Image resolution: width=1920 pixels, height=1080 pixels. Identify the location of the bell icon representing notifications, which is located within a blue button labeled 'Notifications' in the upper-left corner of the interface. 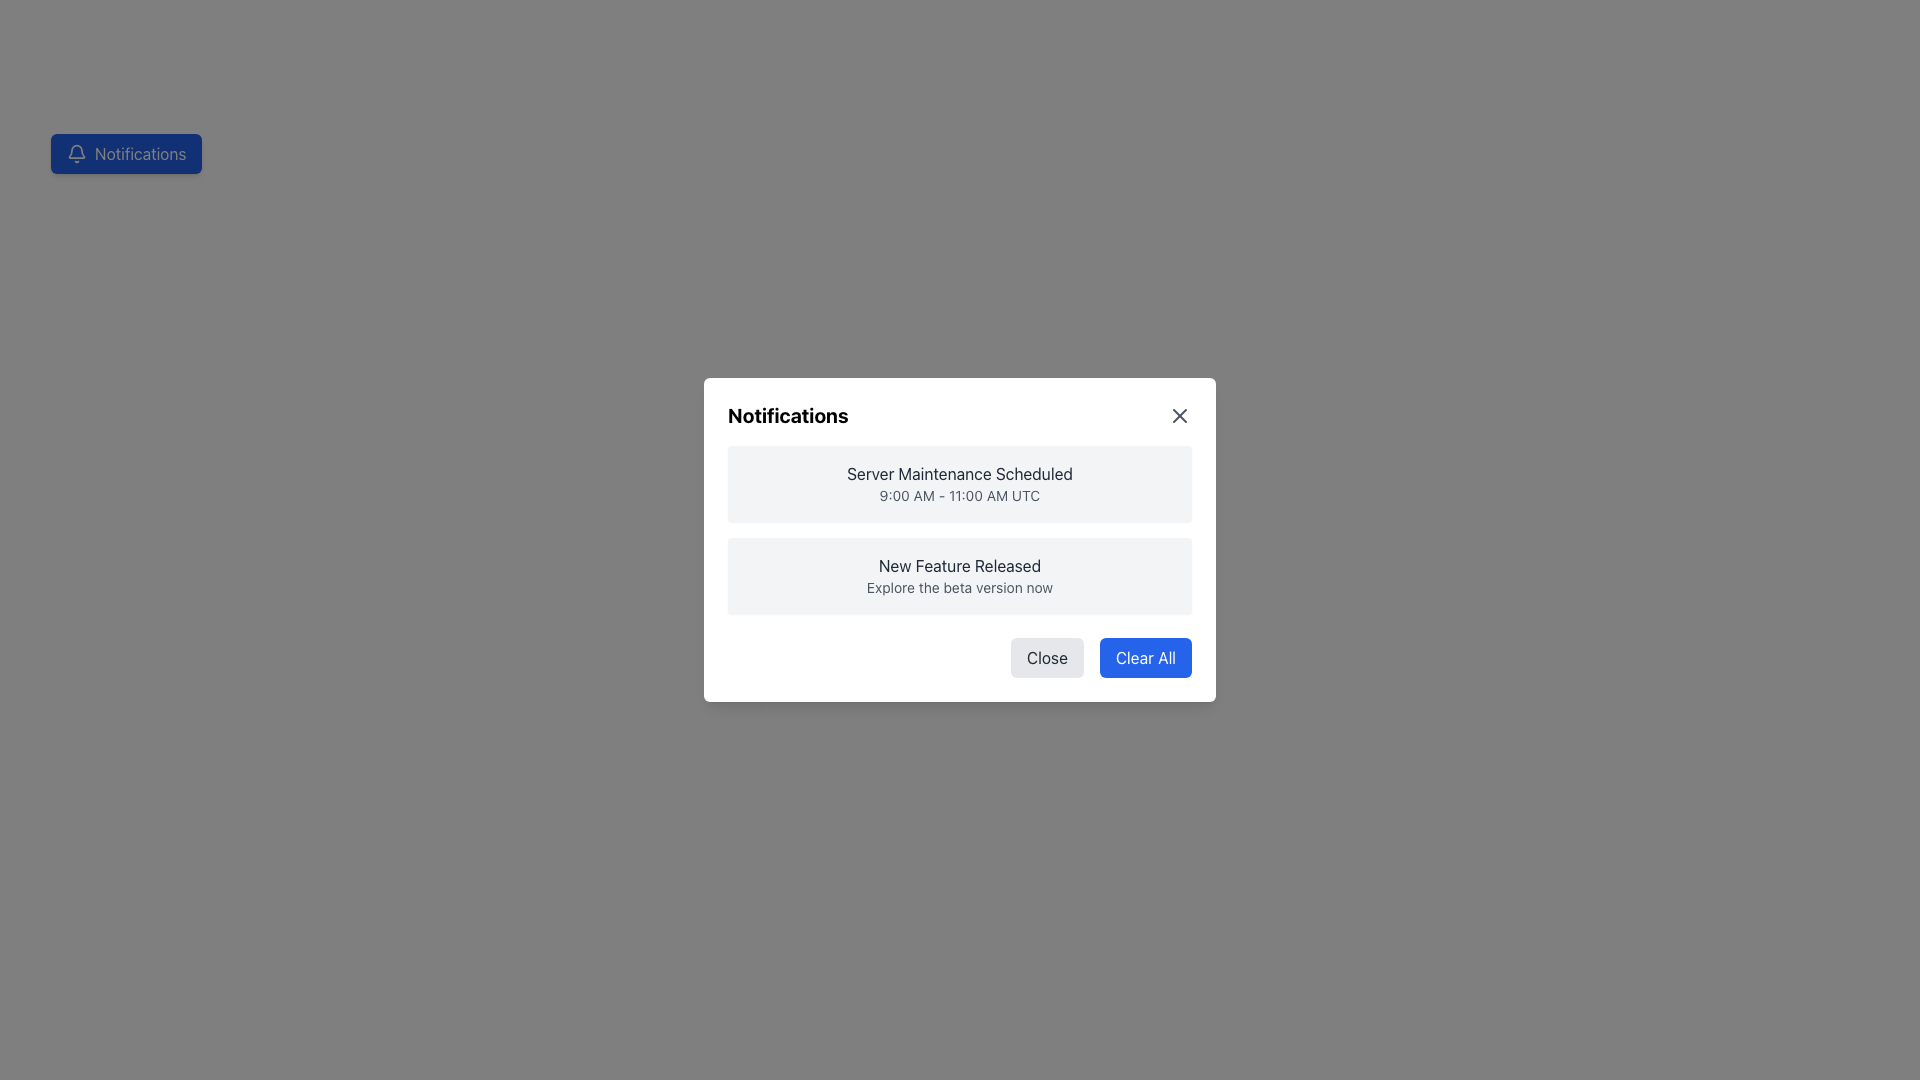
(76, 153).